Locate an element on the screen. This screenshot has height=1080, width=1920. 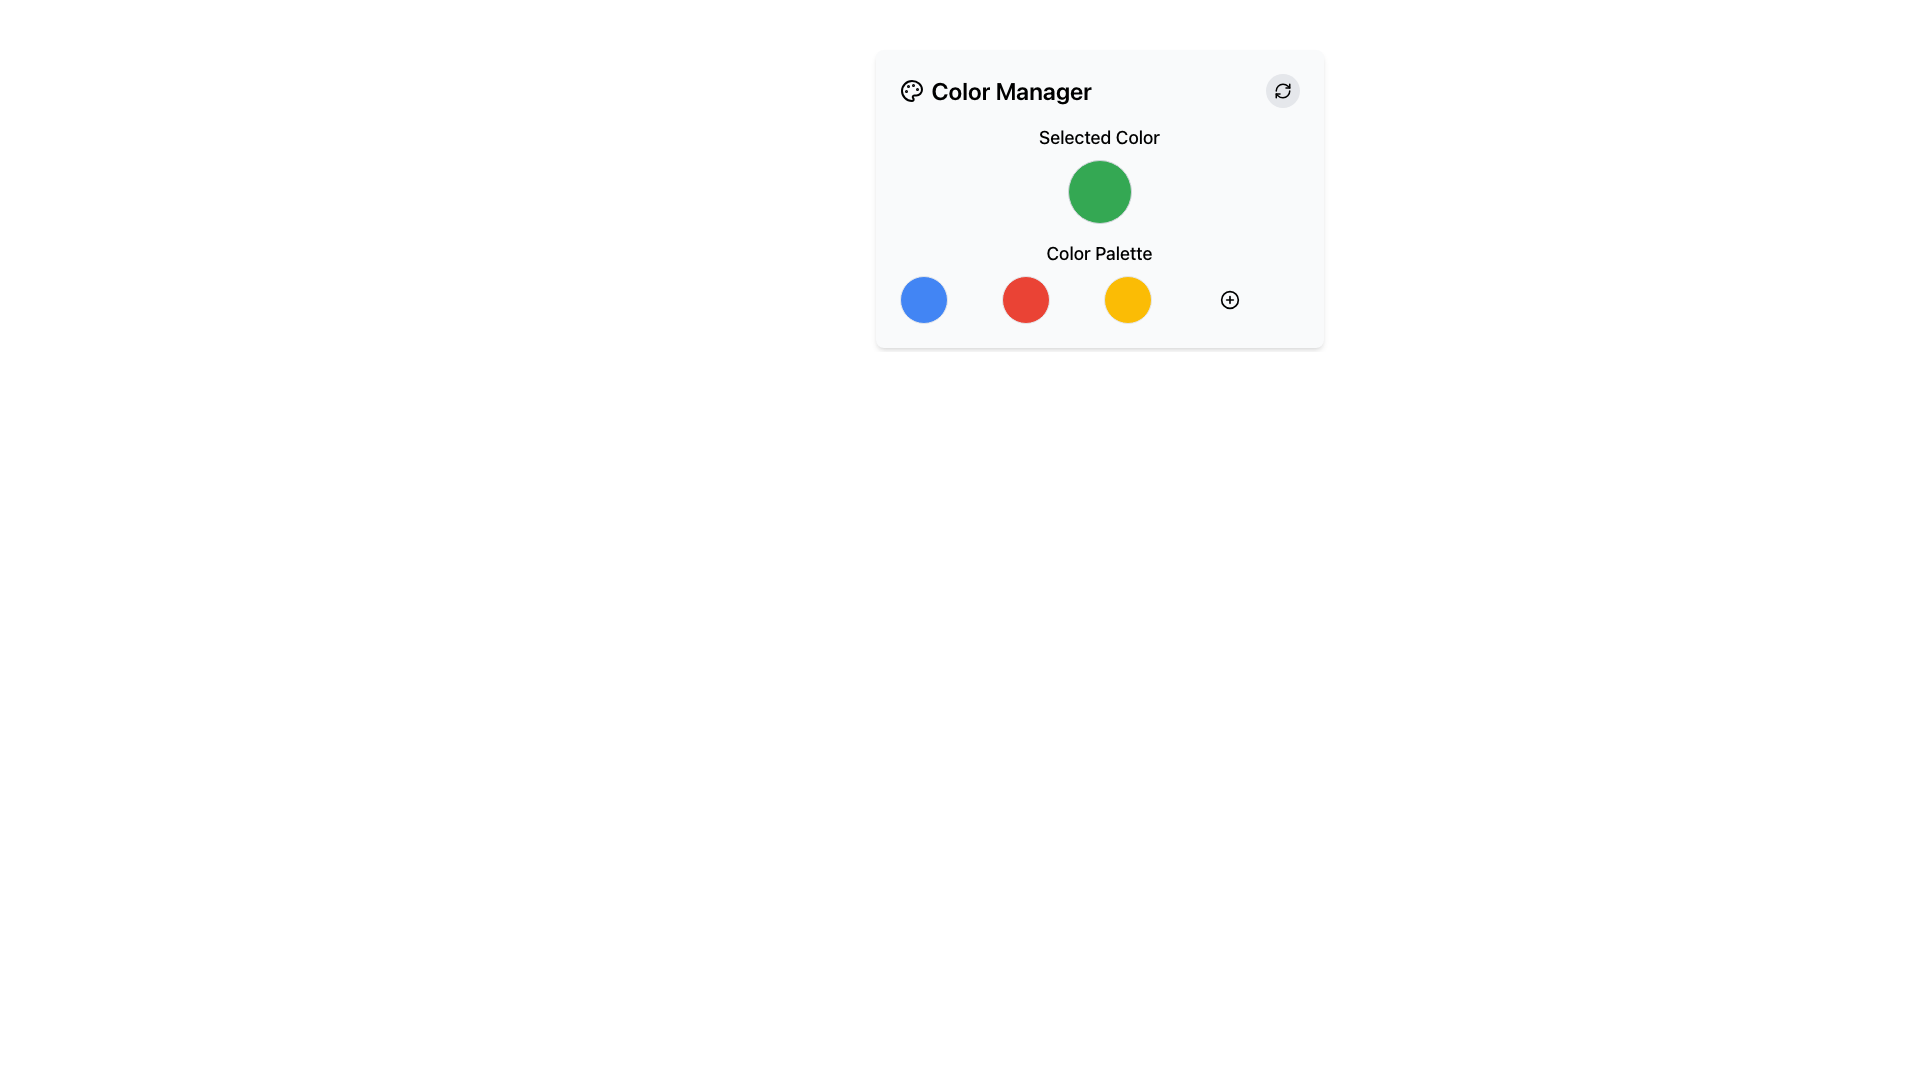
the circular icon with a dashed gray border containing a plus sign is located at coordinates (1228, 300).